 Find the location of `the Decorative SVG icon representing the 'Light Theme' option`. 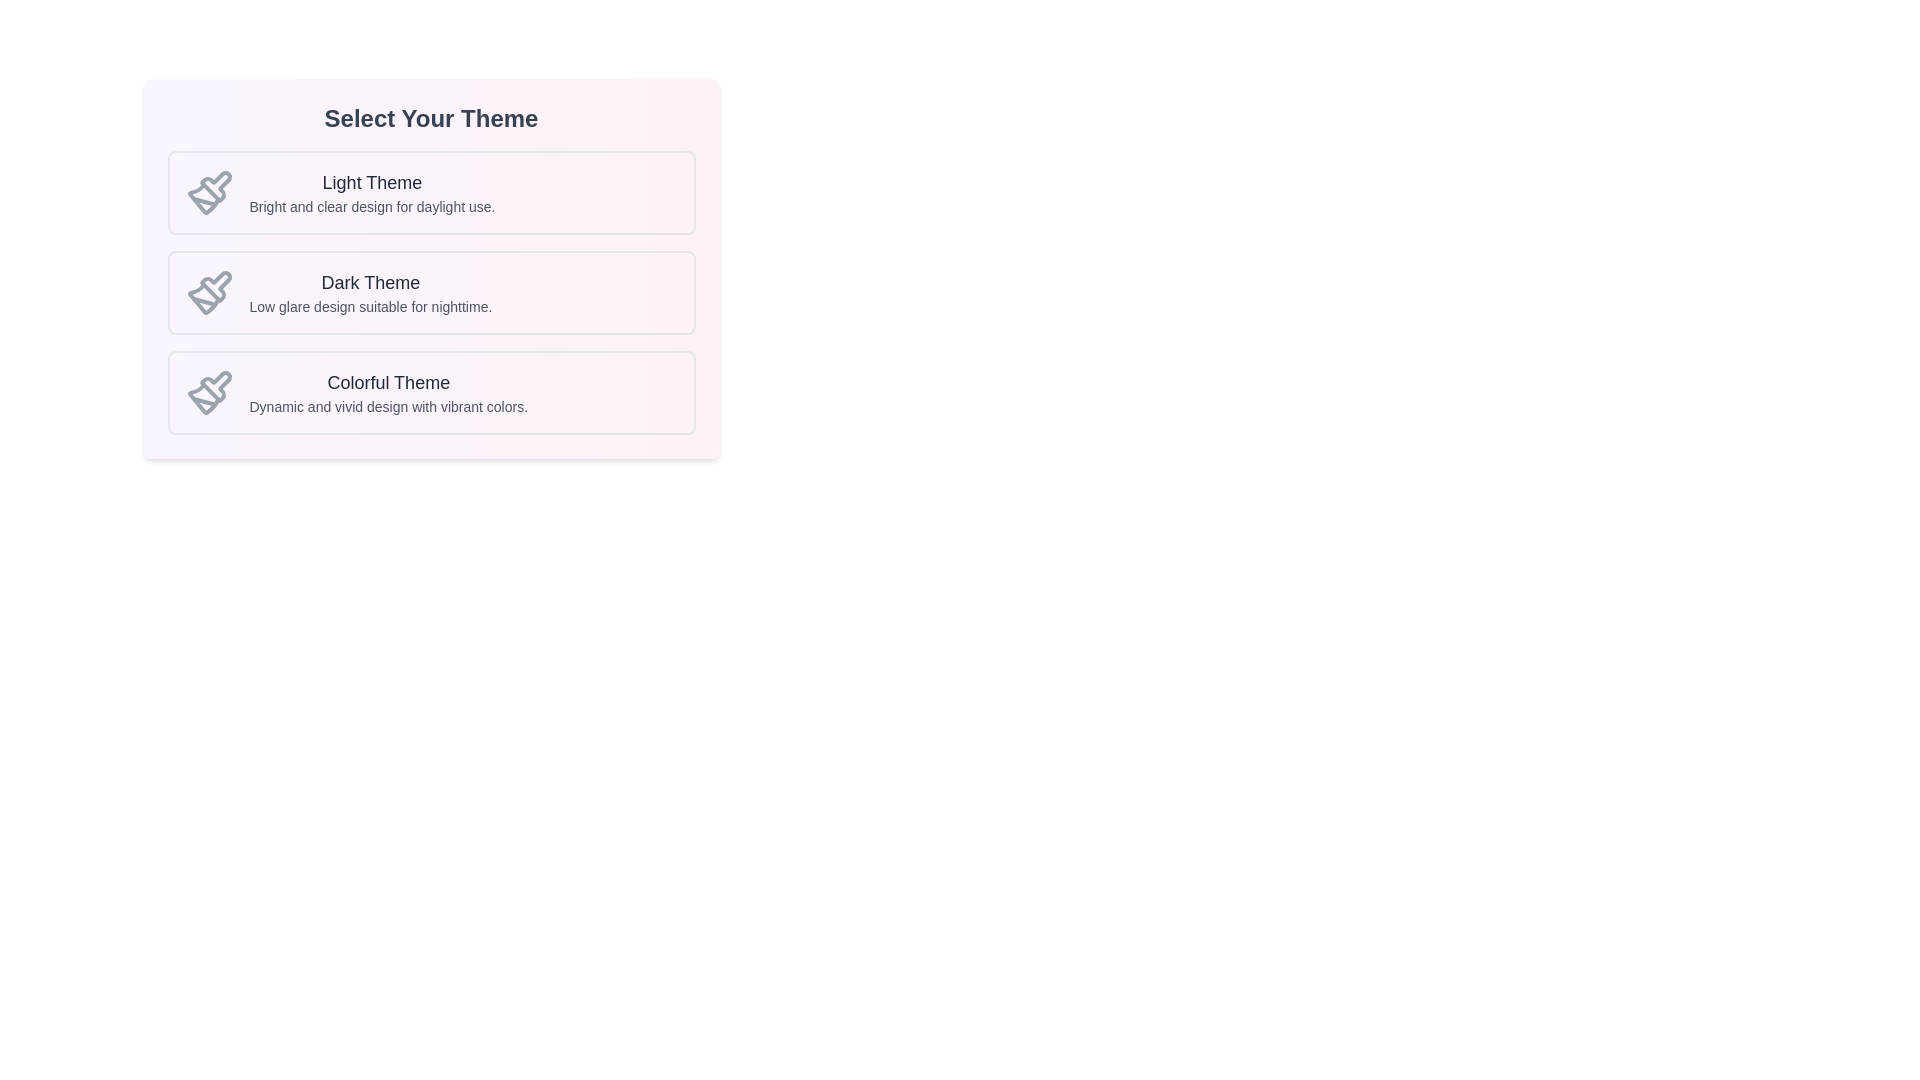

the Decorative SVG icon representing the 'Light Theme' option is located at coordinates (215, 186).